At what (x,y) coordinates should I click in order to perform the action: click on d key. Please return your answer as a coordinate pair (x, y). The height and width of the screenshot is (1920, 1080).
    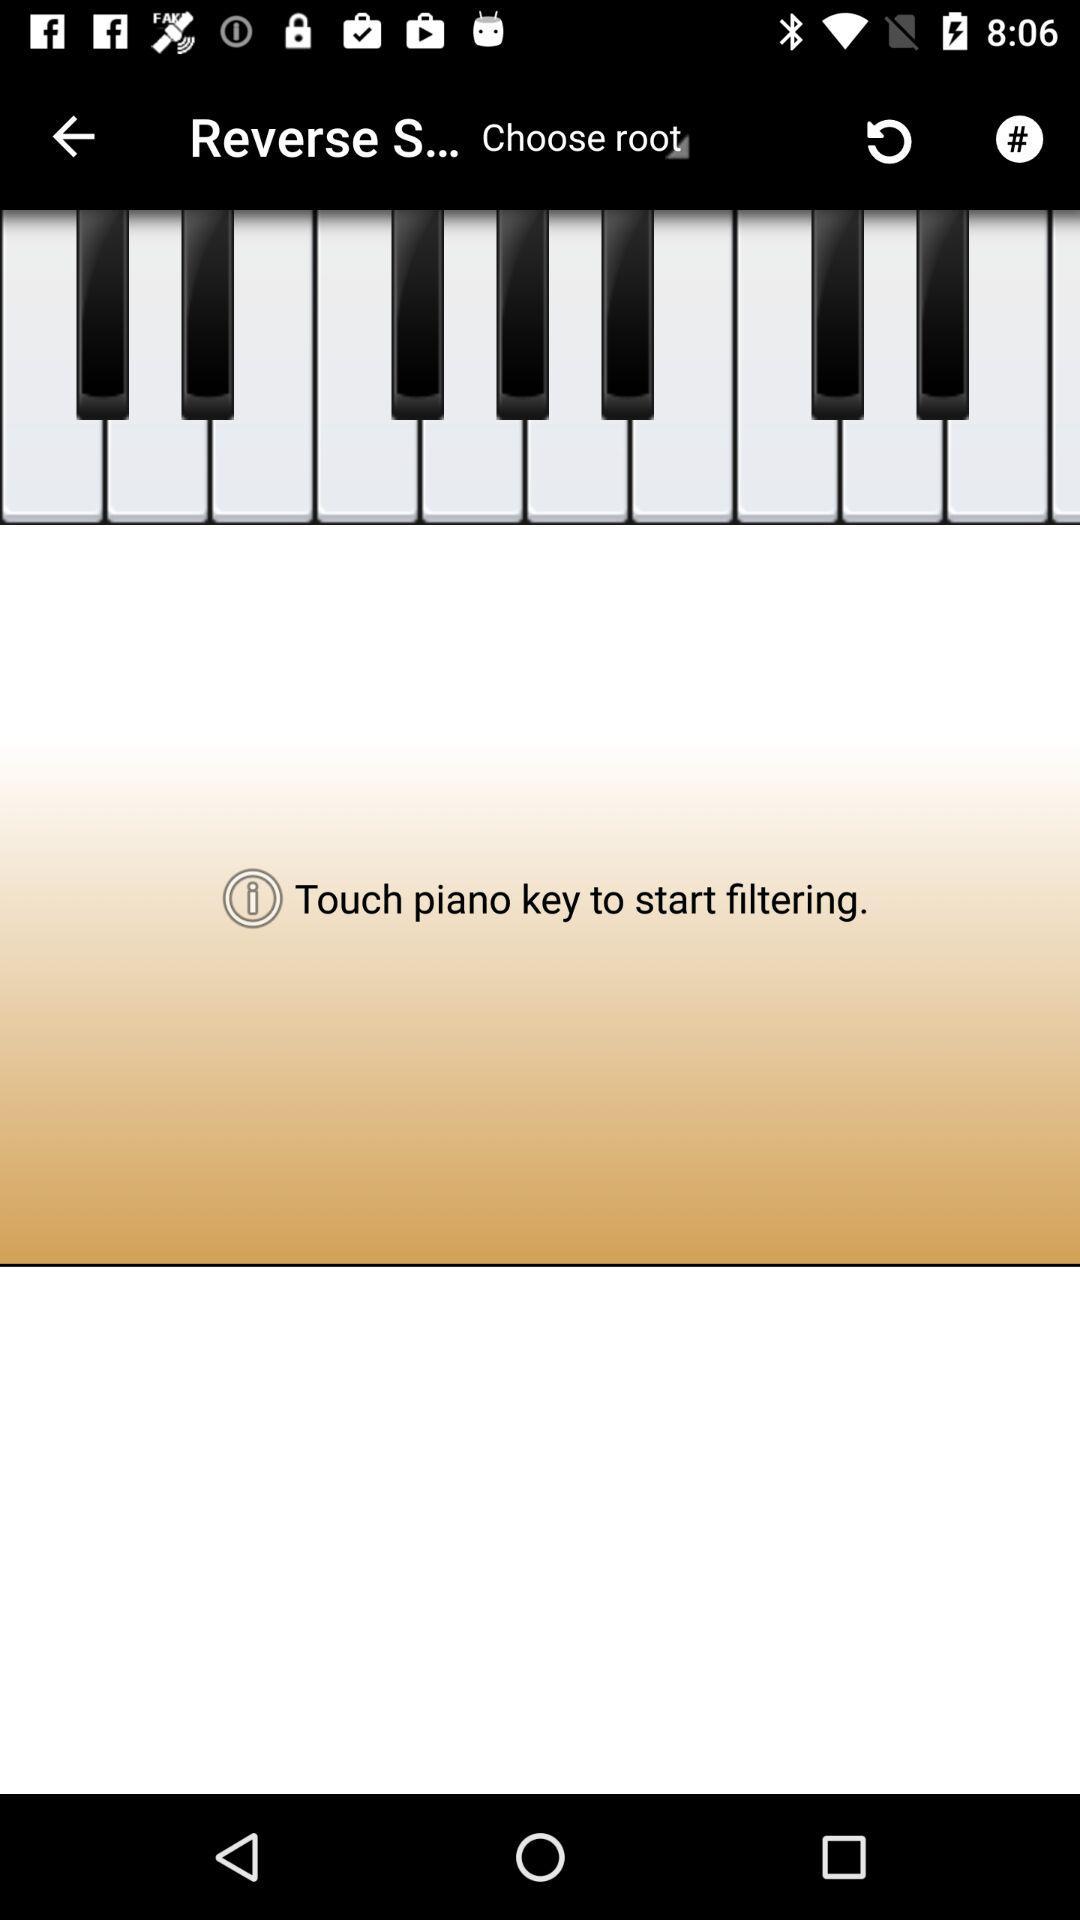
    Looking at the image, I should click on (156, 367).